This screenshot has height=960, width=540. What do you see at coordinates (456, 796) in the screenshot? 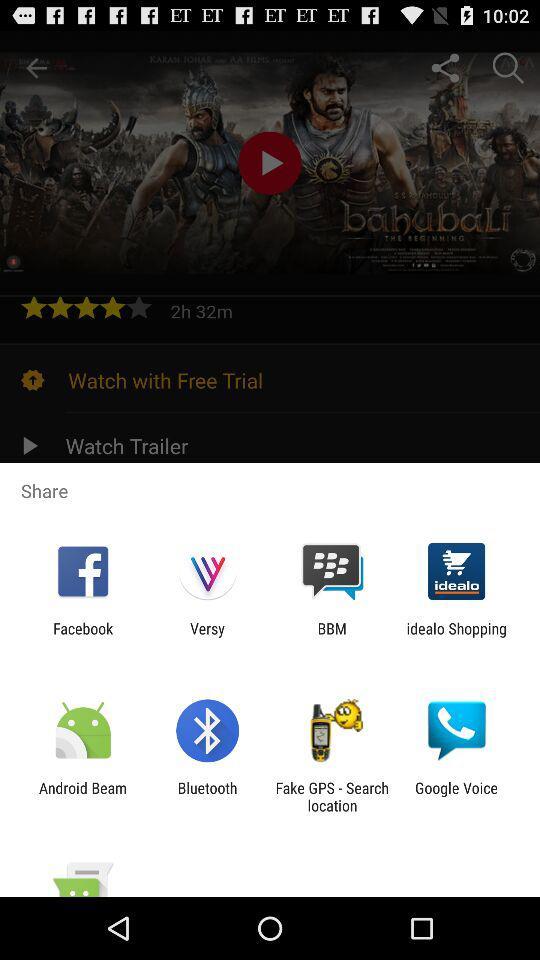
I see `google voice` at bounding box center [456, 796].